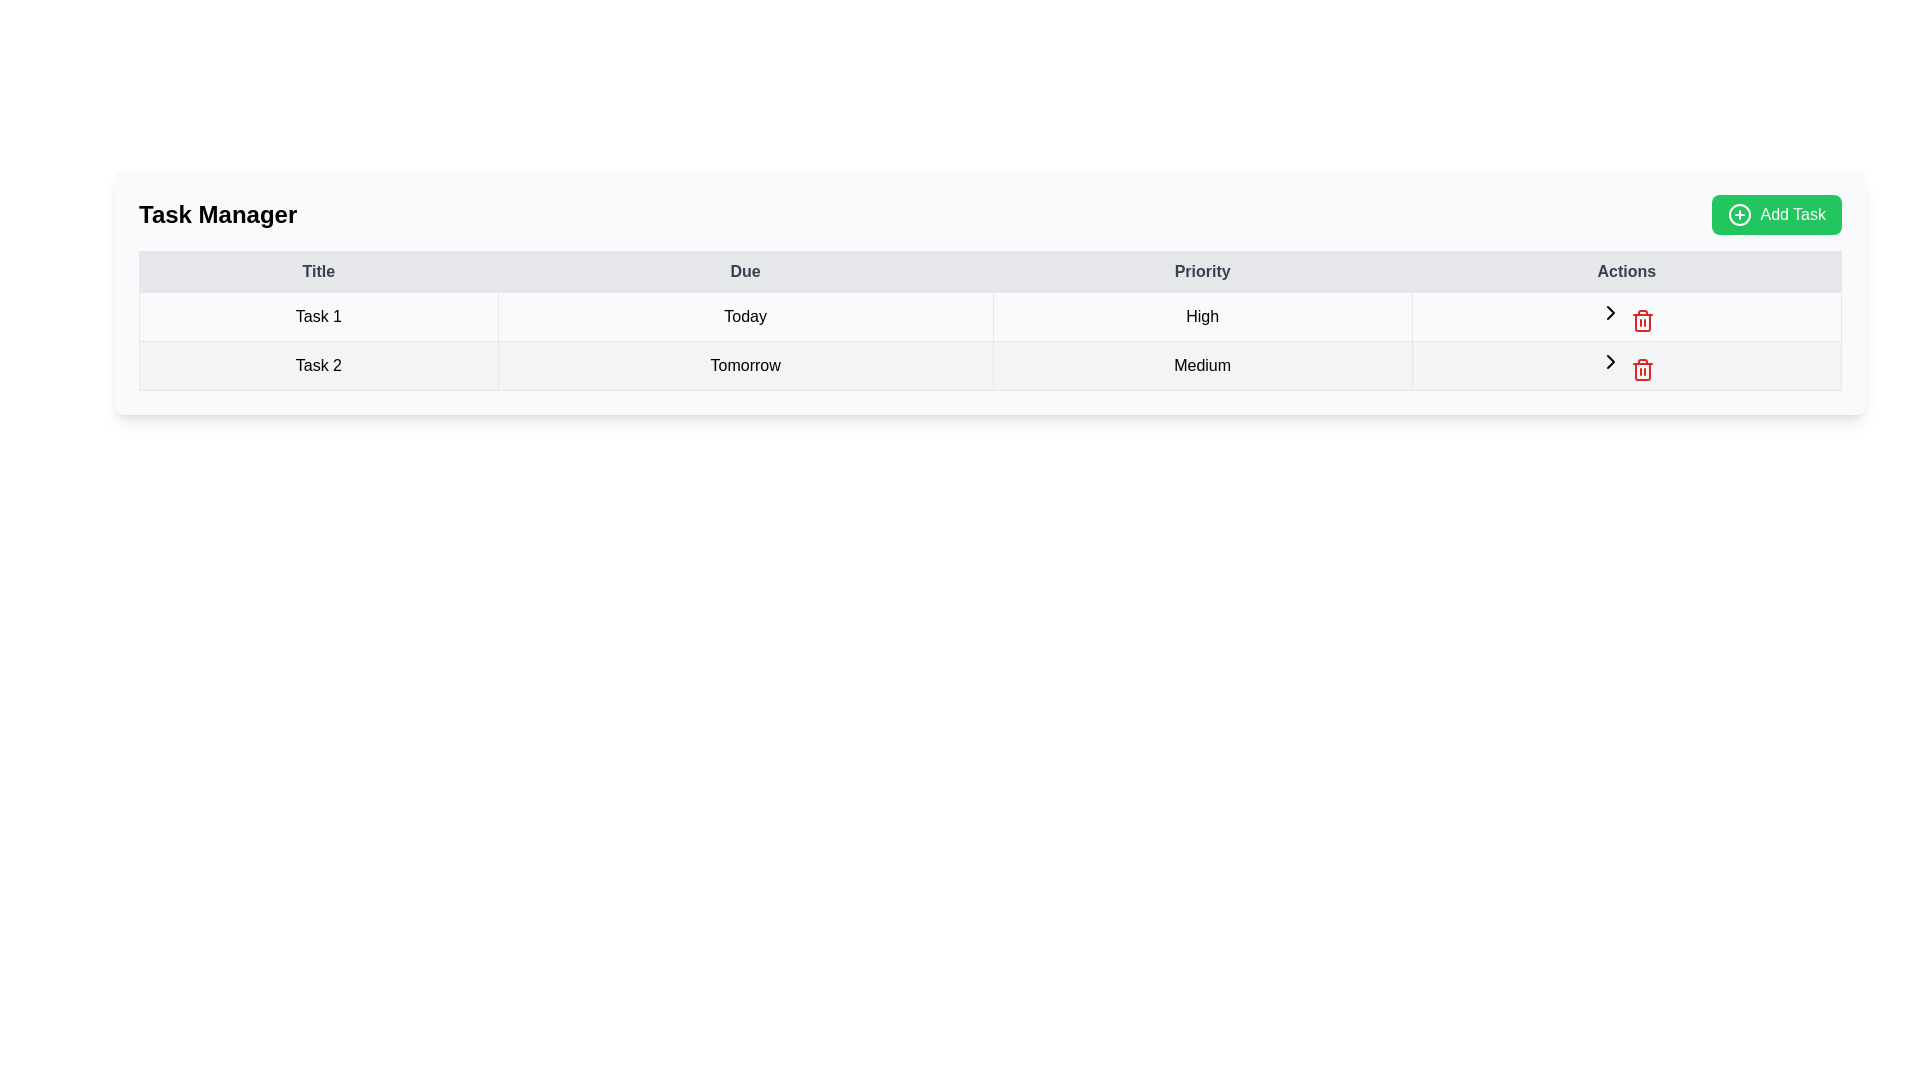 The height and width of the screenshot is (1080, 1920). What do you see at coordinates (1610, 312) in the screenshot?
I see `the right-facing arrow icon in the 'Actions' column of the first row in the table beneath the 'Task Manager' title` at bounding box center [1610, 312].